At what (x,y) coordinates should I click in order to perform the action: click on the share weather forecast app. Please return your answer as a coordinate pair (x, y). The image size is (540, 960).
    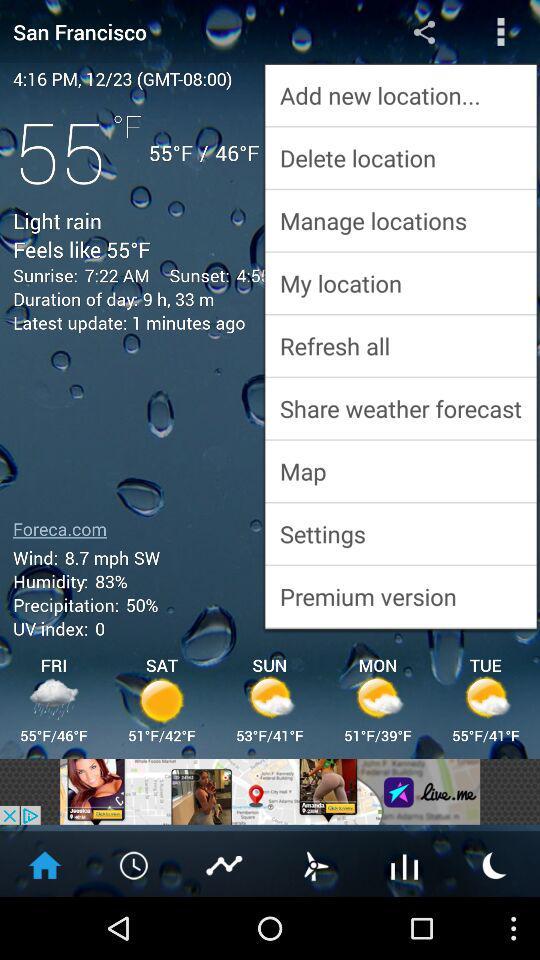
    Looking at the image, I should click on (400, 407).